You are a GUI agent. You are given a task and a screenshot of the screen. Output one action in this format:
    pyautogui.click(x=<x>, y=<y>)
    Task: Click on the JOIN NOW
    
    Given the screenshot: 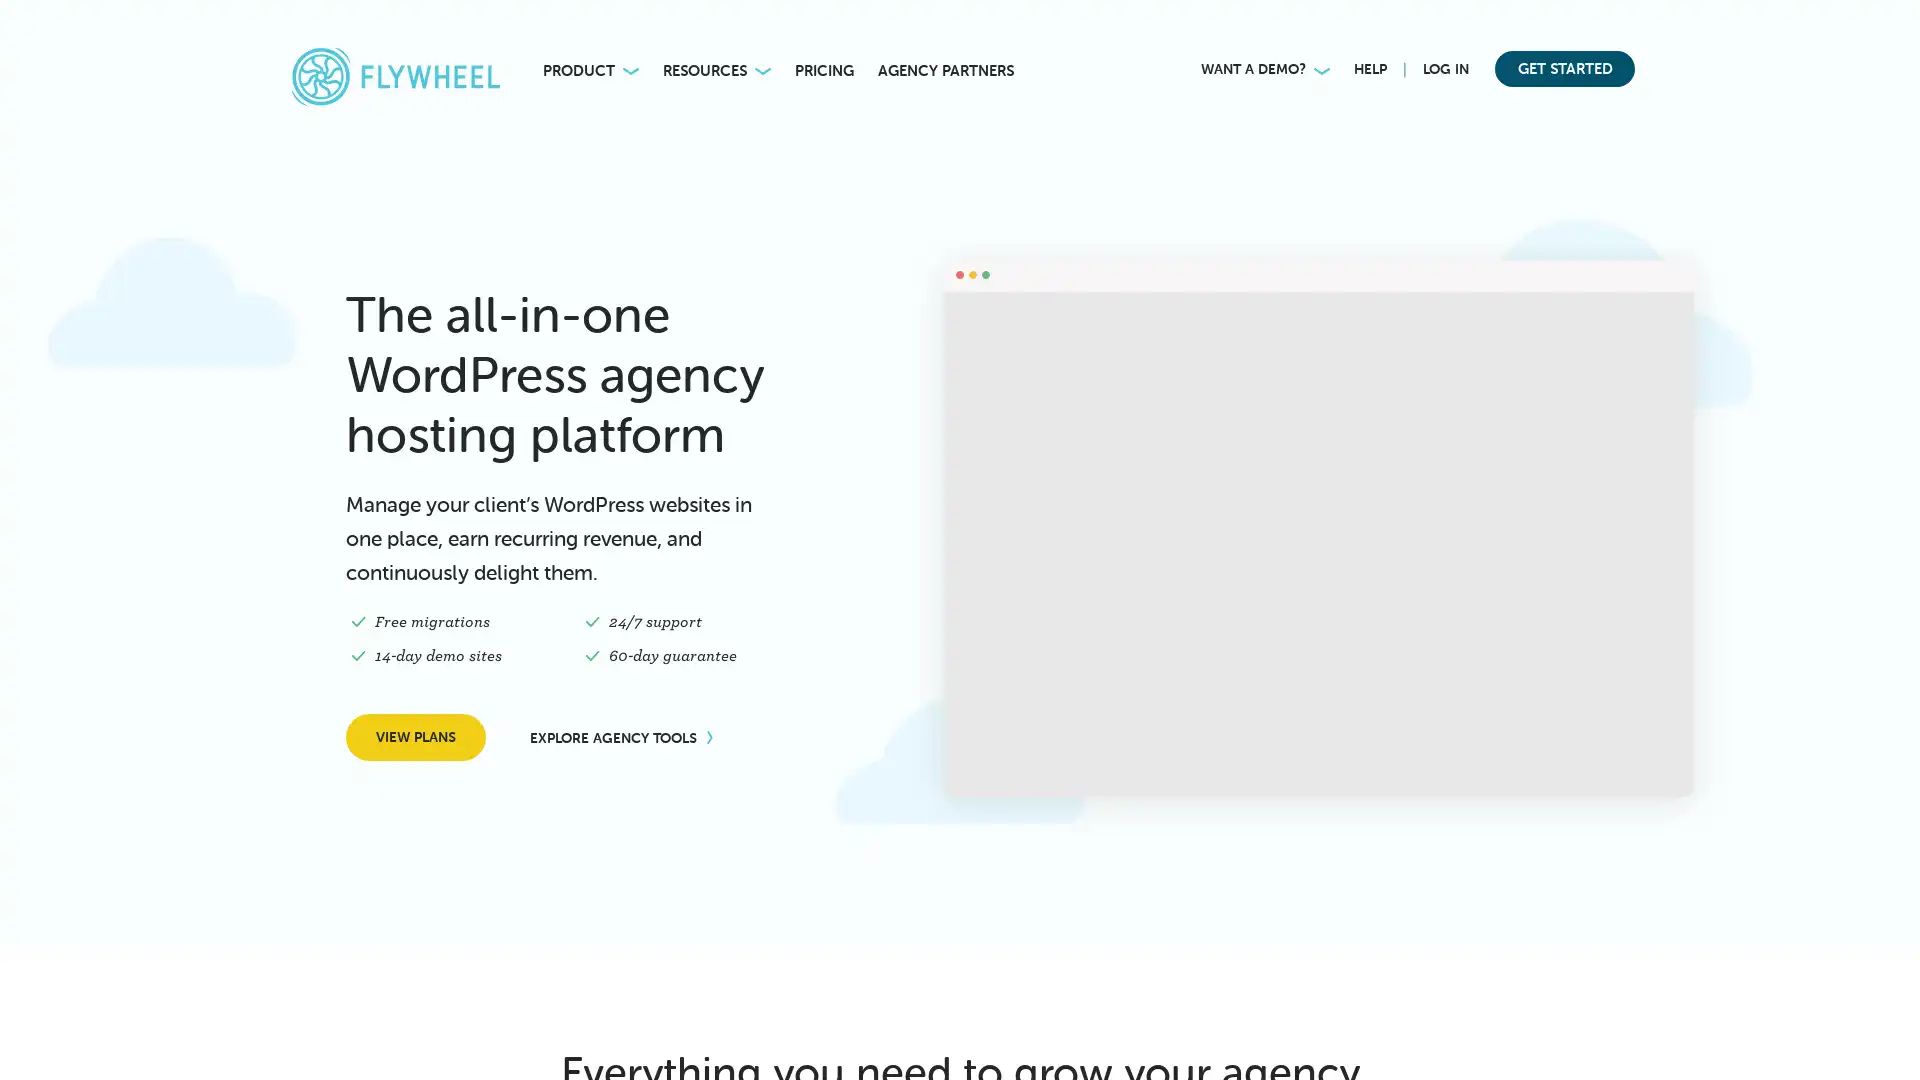 What is the action you would take?
    pyautogui.click(x=1346, y=30)
    